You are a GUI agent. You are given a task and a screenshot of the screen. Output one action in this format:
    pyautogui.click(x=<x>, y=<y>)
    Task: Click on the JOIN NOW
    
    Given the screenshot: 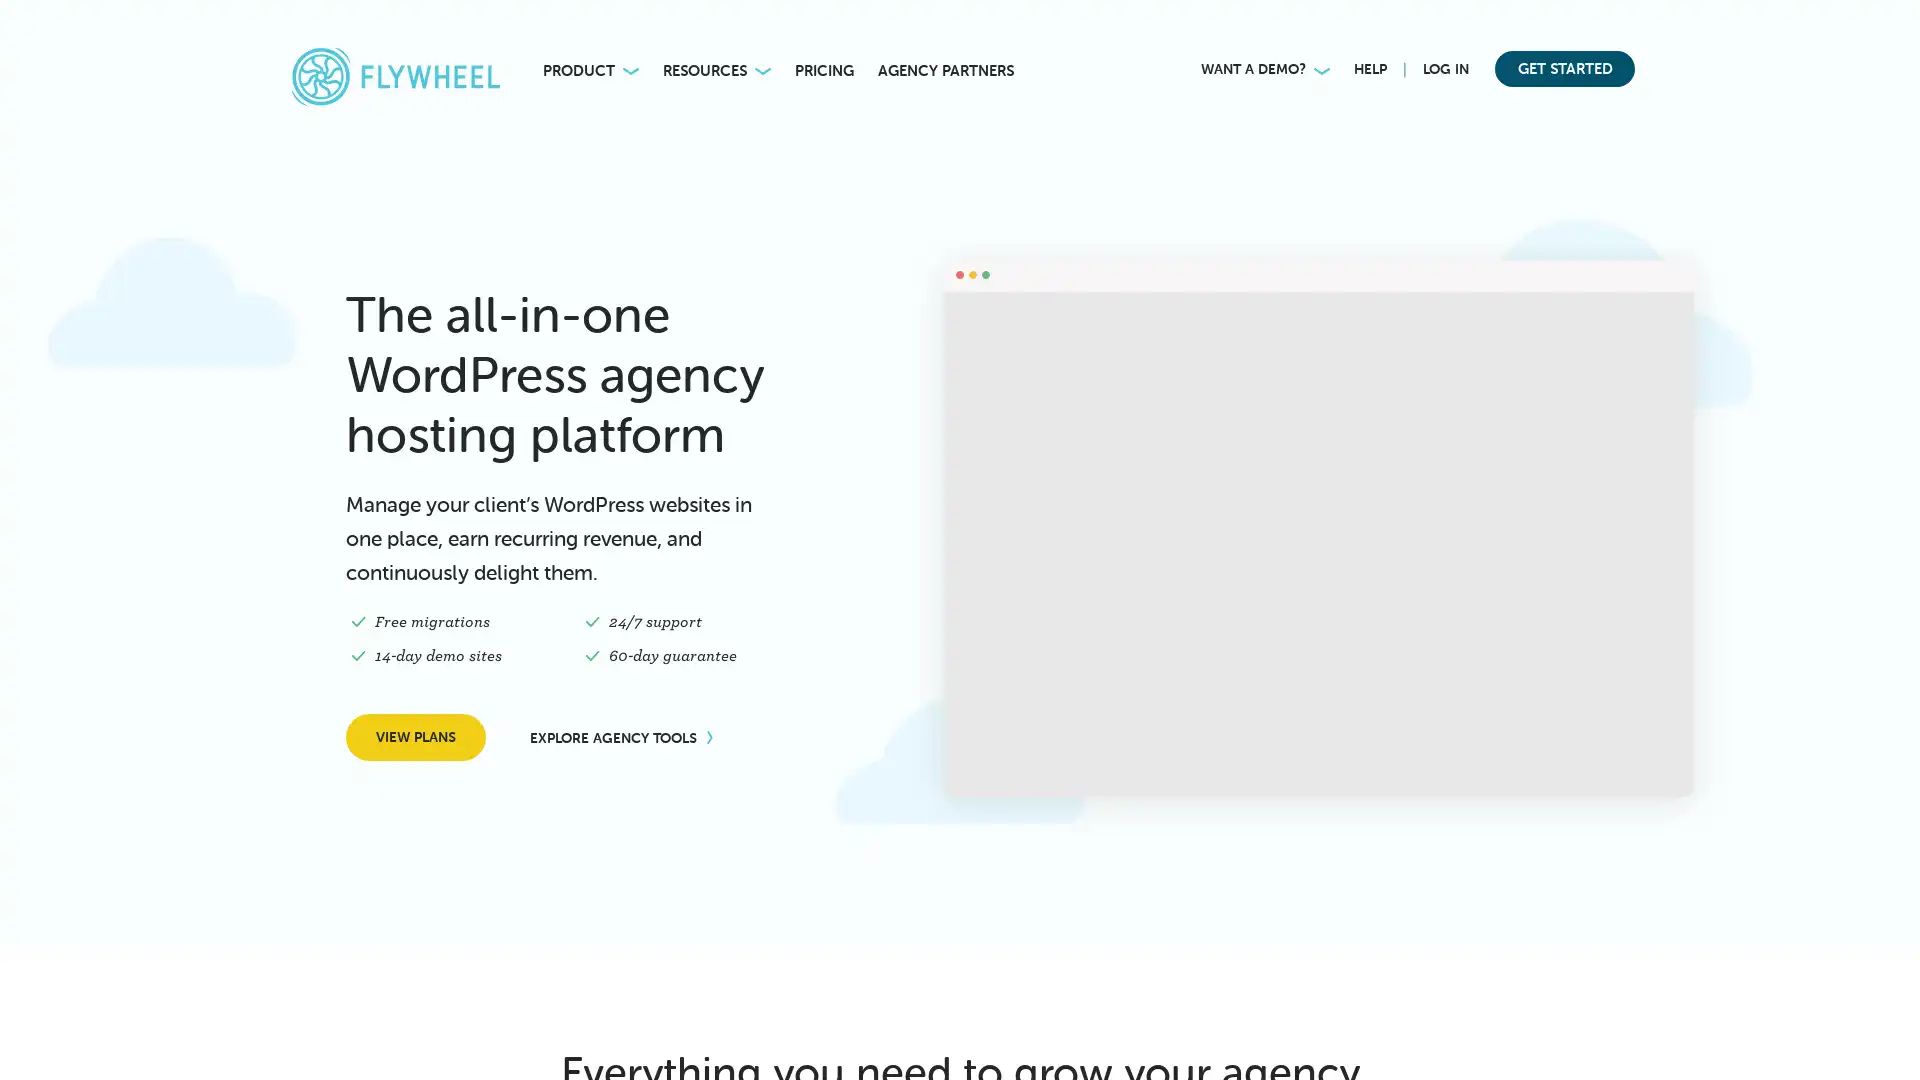 What is the action you would take?
    pyautogui.click(x=1346, y=30)
    